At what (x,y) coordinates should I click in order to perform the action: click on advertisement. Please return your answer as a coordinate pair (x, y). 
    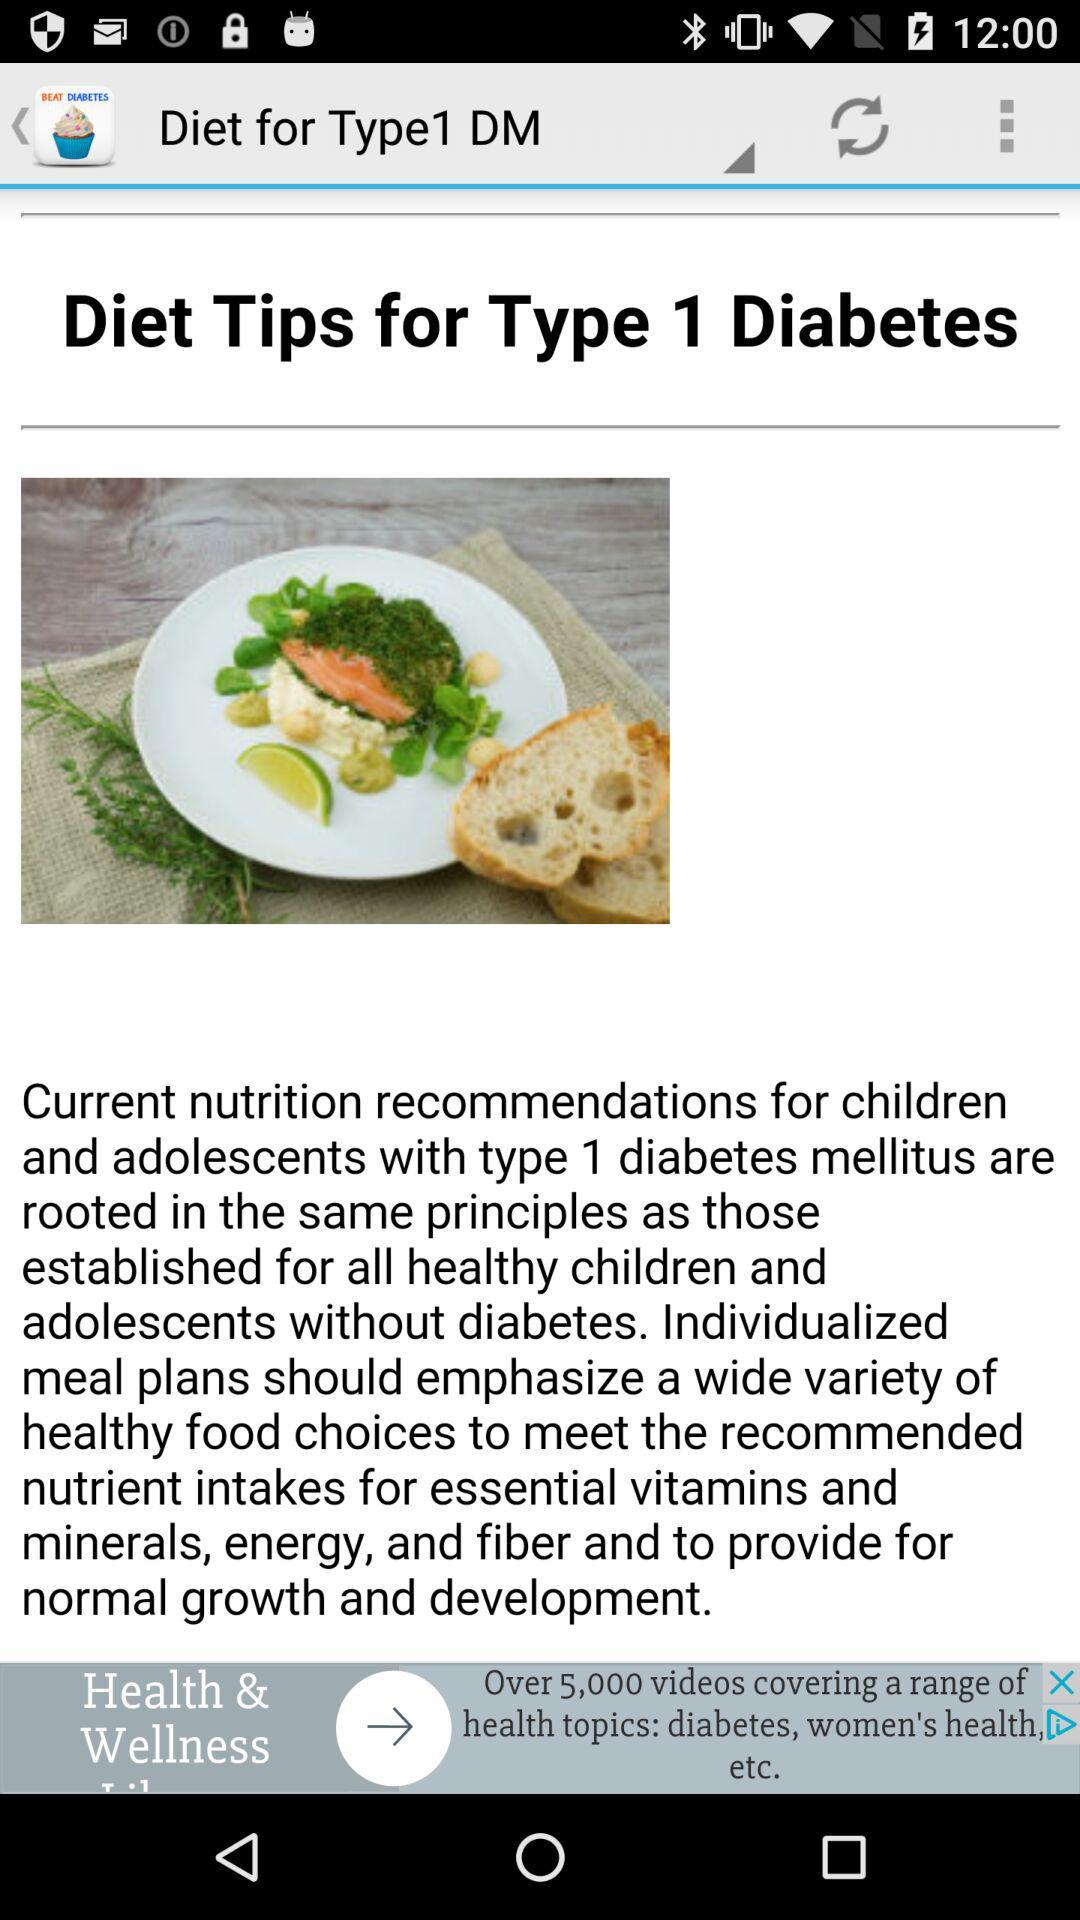
    Looking at the image, I should click on (540, 1727).